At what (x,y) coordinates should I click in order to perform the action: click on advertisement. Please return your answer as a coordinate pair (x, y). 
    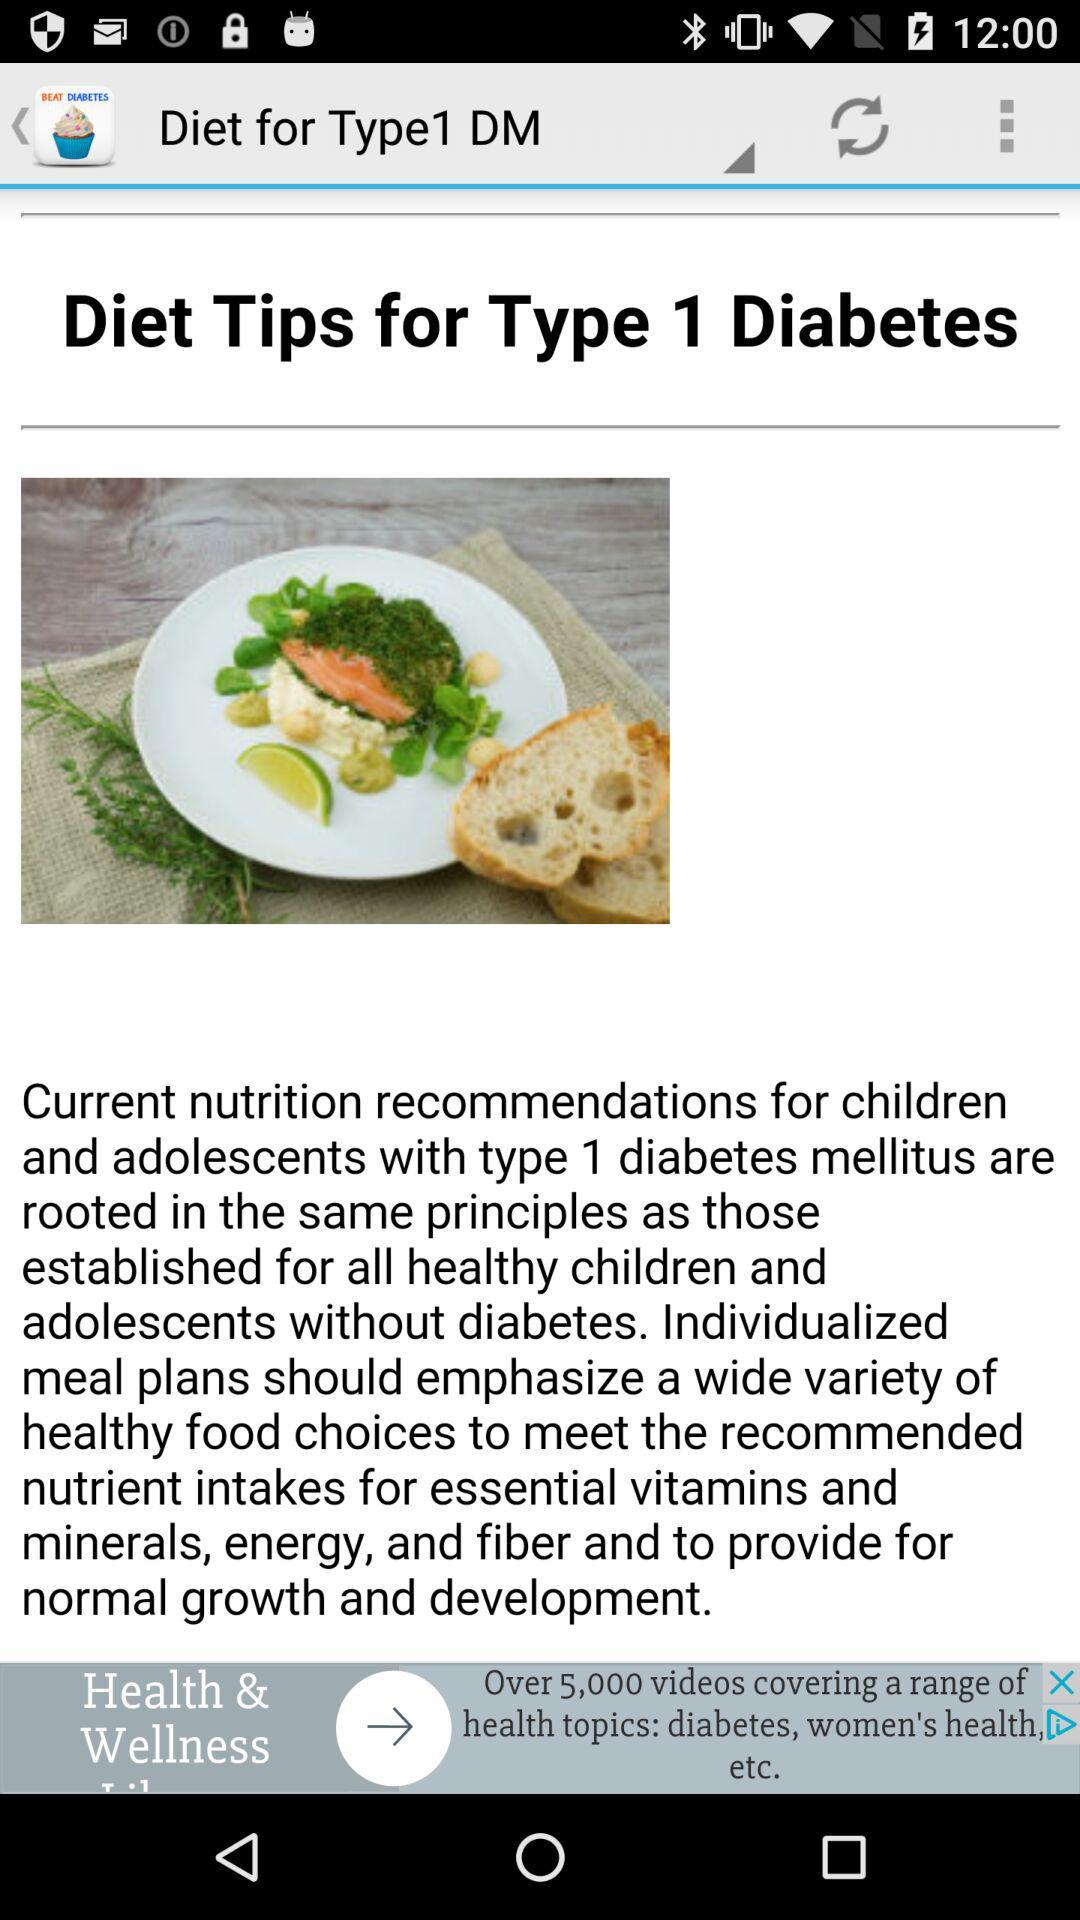
    Looking at the image, I should click on (540, 1727).